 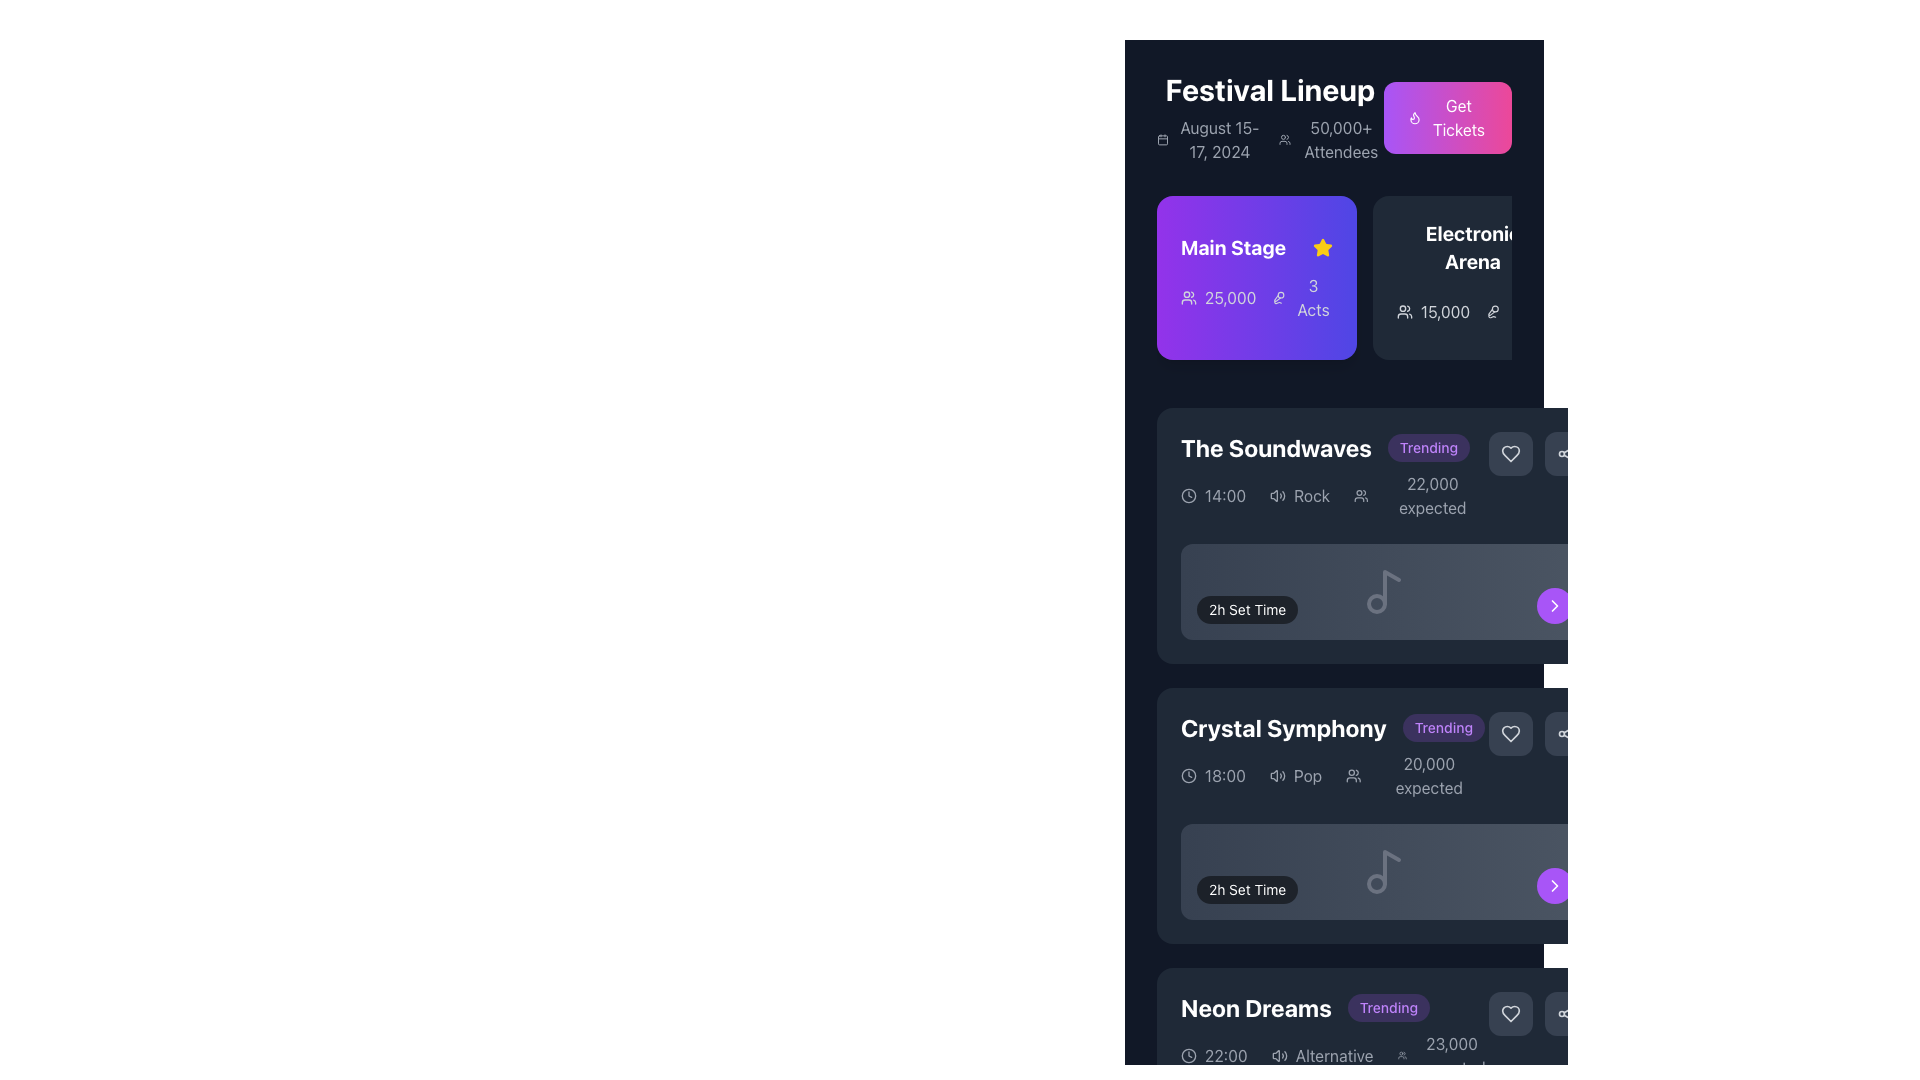 What do you see at coordinates (1283, 728) in the screenshot?
I see `the text label displaying 'Crystal Symphony' in bold white letters, which changes color to purple on hover, positioned in the middle right section of the display` at bounding box center [1283, 728].